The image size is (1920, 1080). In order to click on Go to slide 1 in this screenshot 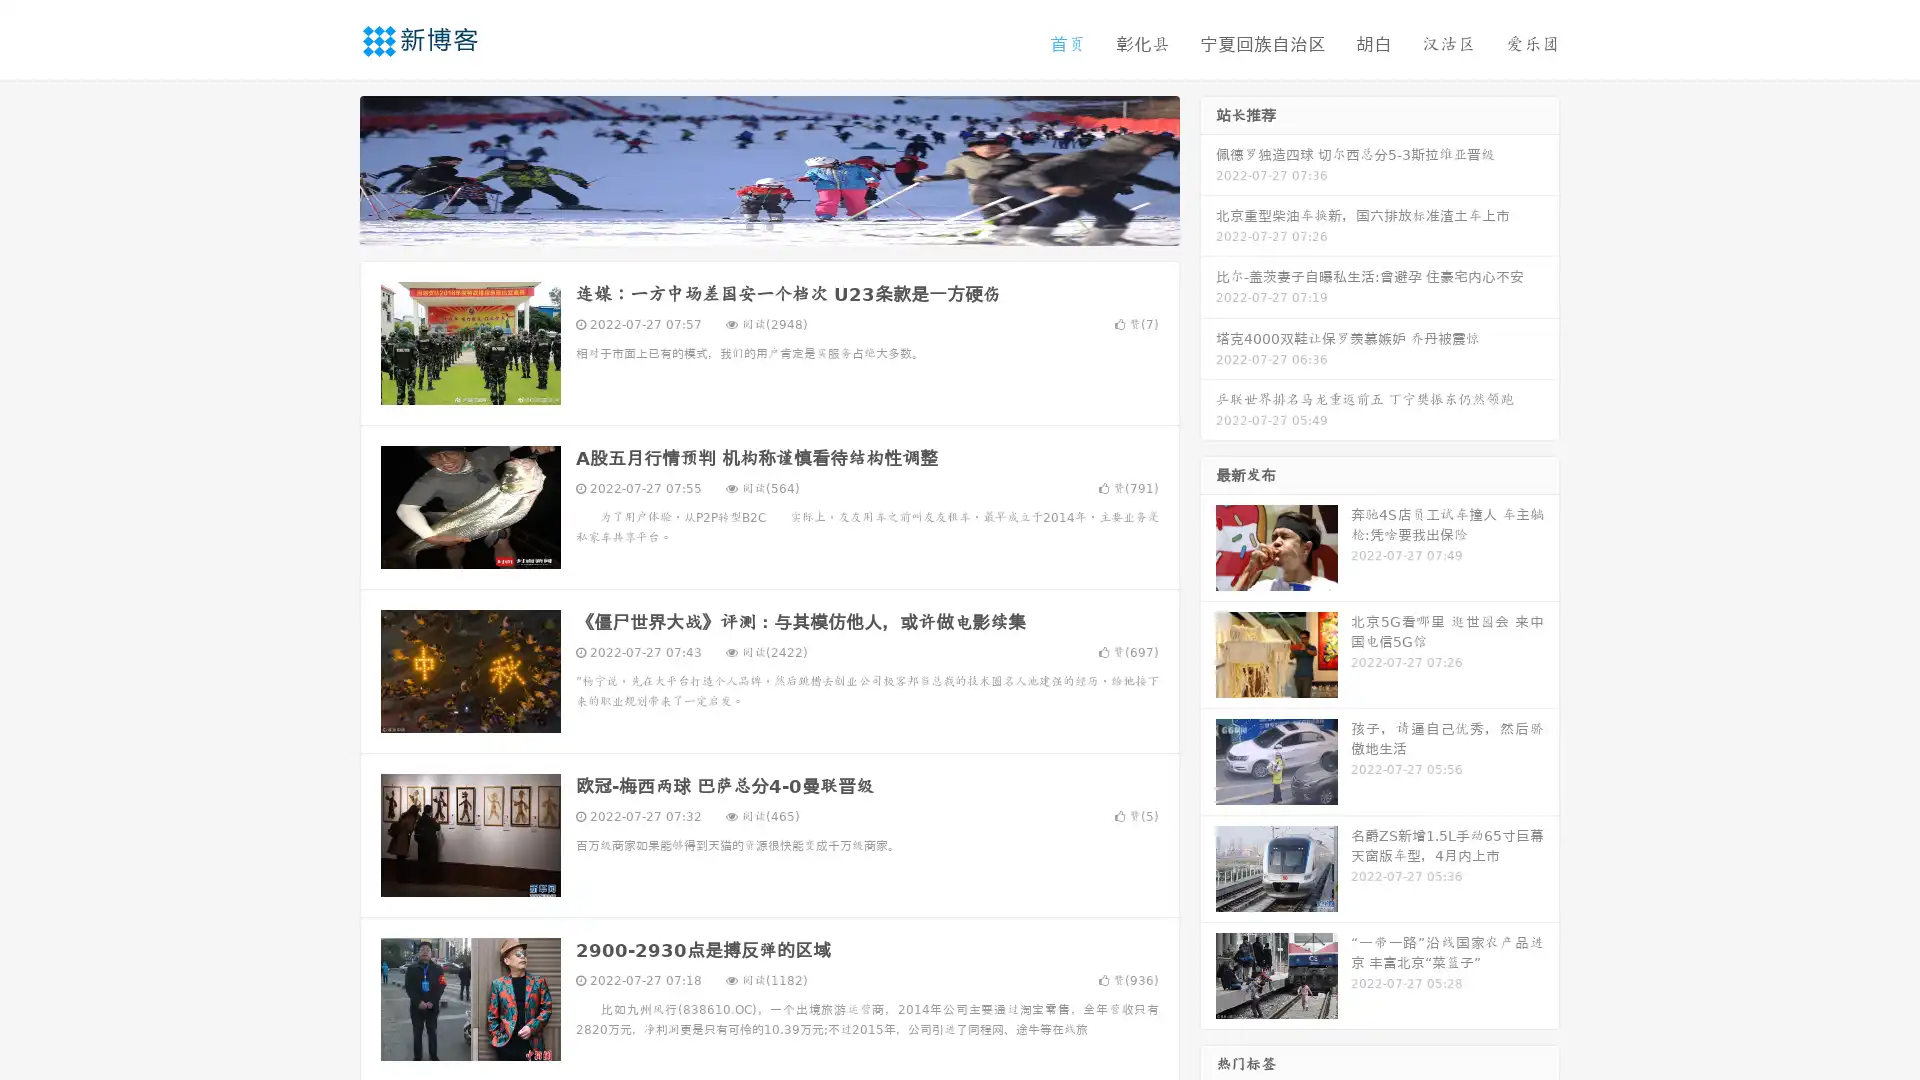, I will do `click(748, 225)`.